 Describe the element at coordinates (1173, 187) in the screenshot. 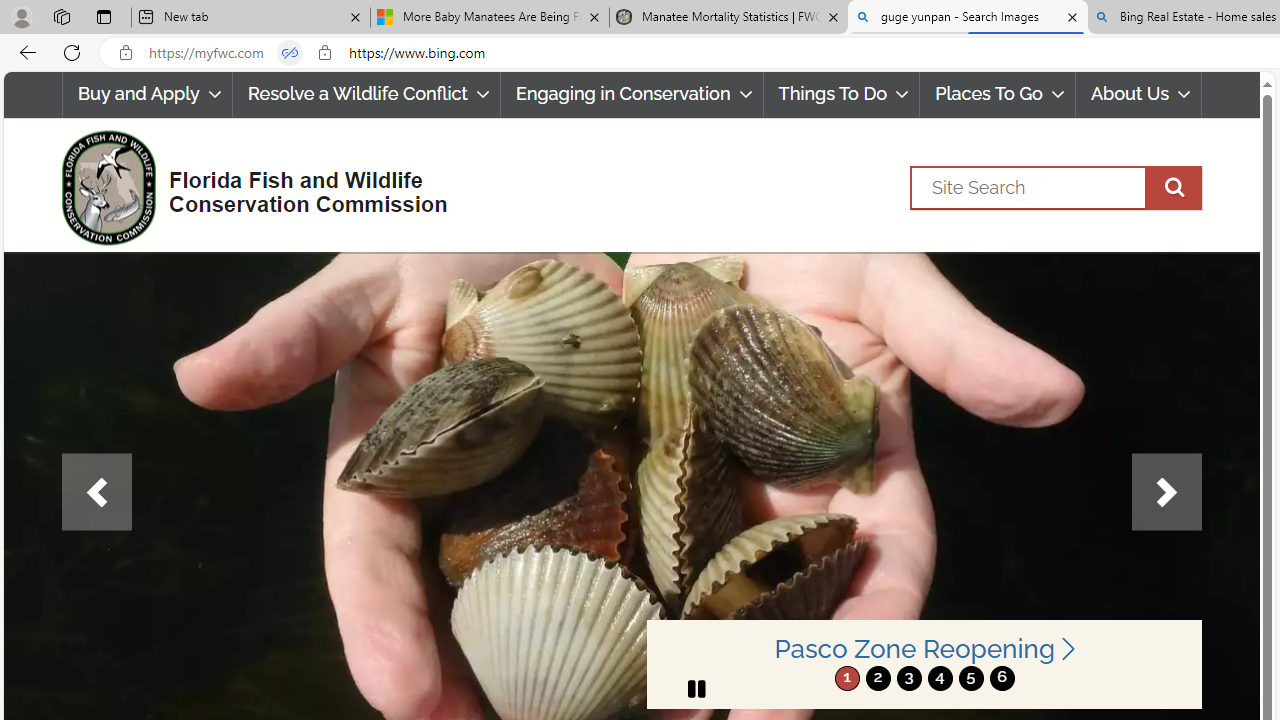

I see `'execute site search'` at that location.